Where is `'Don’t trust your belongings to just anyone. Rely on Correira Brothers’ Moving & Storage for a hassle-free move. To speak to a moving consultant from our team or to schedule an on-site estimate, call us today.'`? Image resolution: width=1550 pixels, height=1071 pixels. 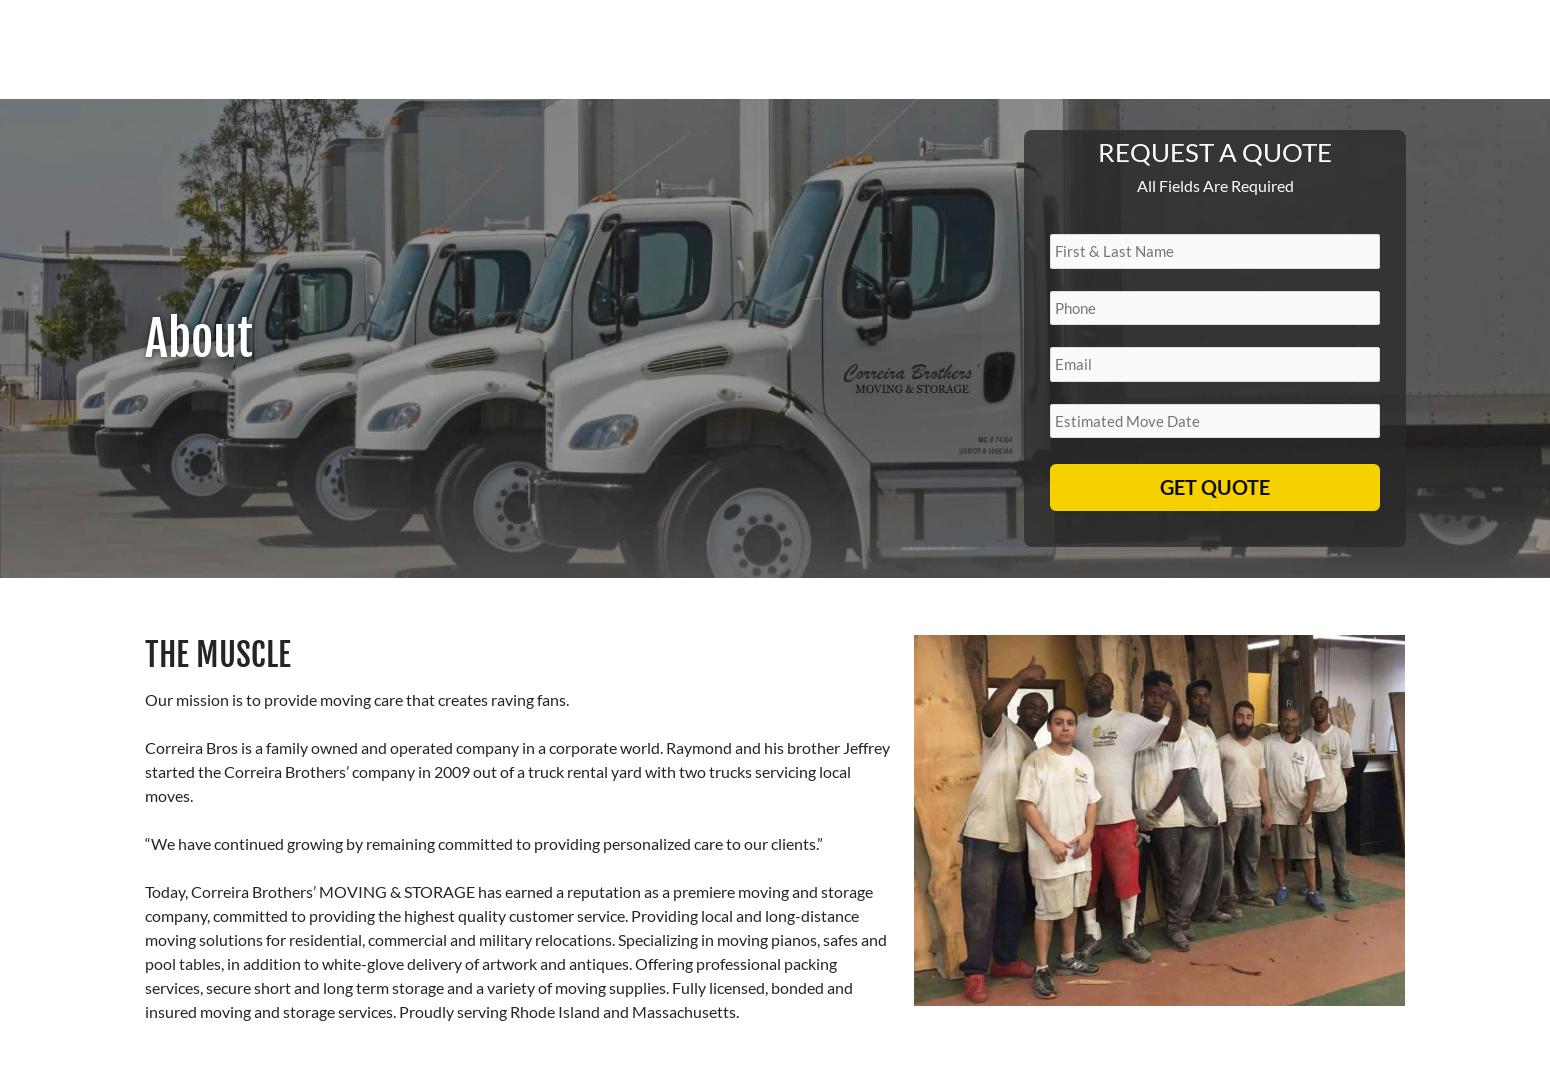 'Don’t trust your belongings to just anyone. Rely on Correira Brothers’ Moving & Storage for a hassle-free move. To speak to a moving consultant from our team or to schedule an on-site estimate, call us today.' is located at coordinates (775, 651).